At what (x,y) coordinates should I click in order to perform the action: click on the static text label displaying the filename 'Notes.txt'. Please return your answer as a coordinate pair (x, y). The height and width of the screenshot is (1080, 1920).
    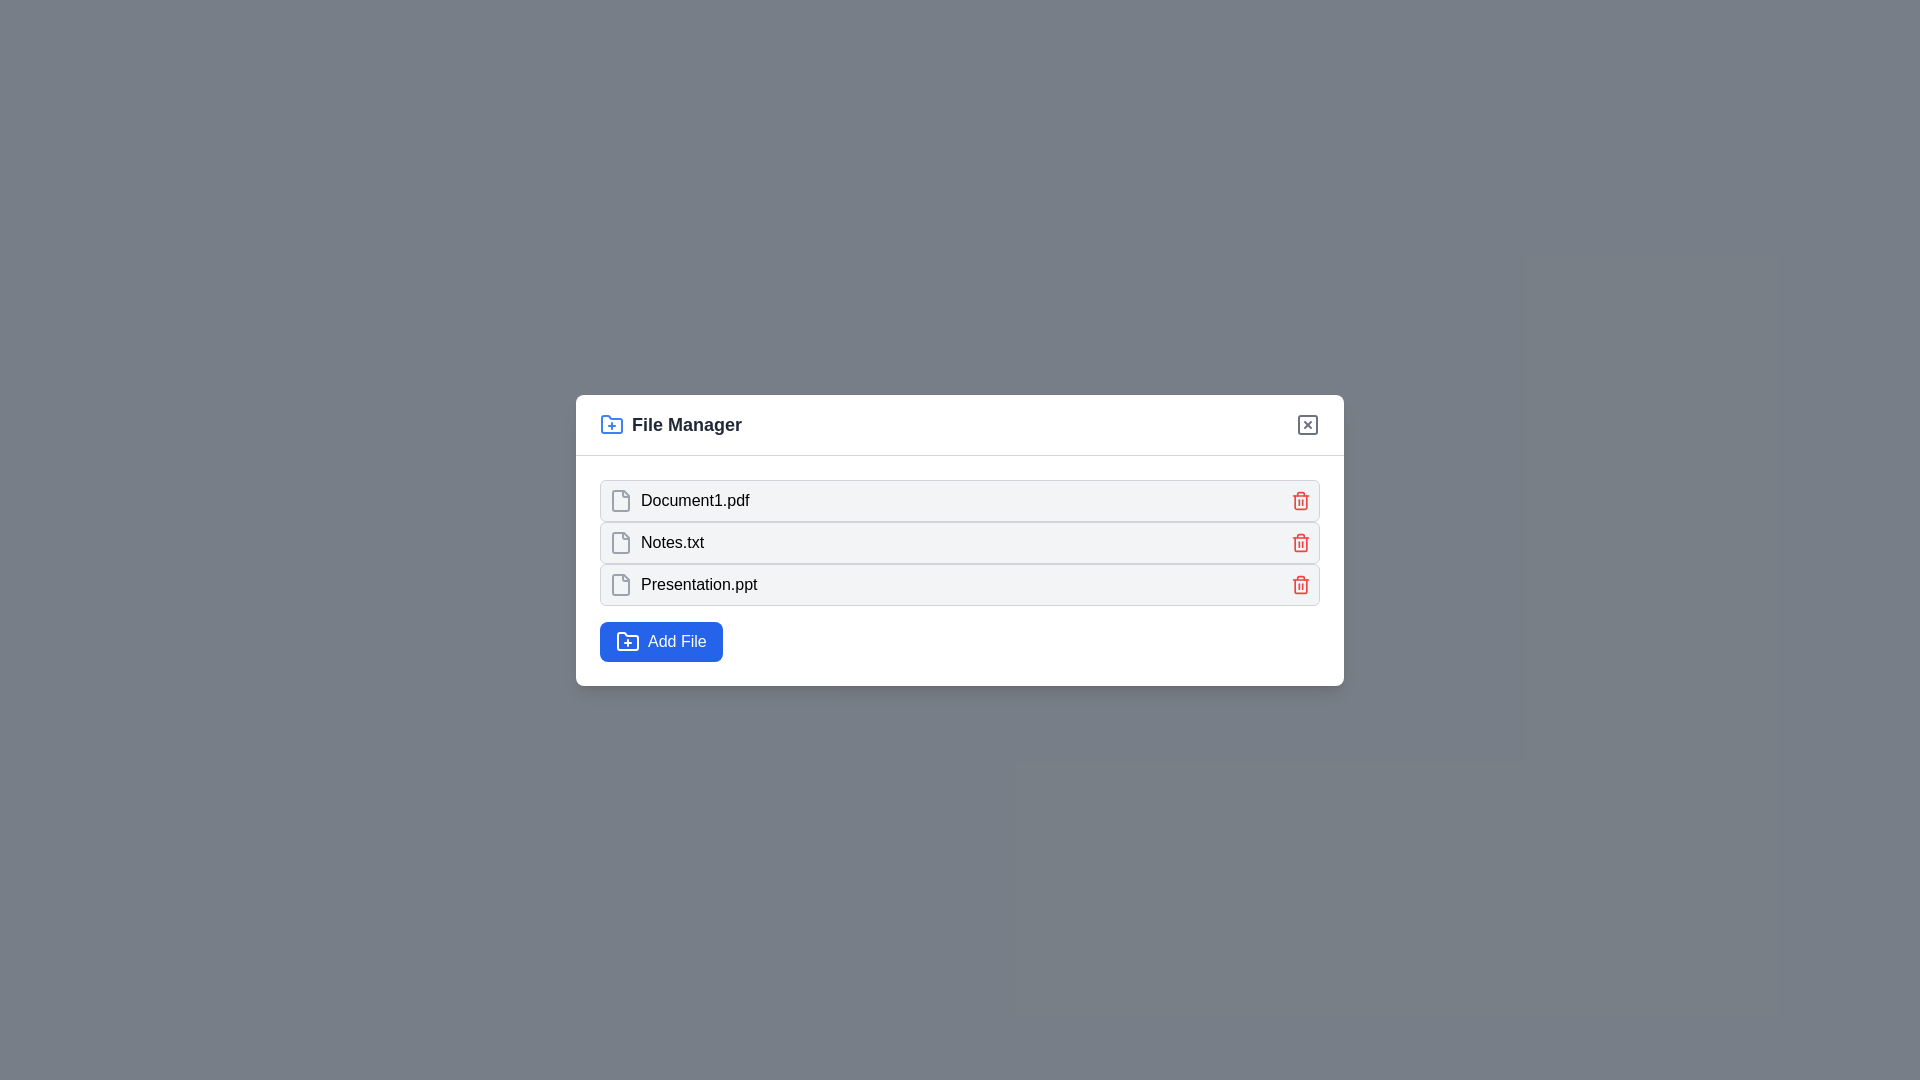
    Looking at the image, I should click on (672, 542).